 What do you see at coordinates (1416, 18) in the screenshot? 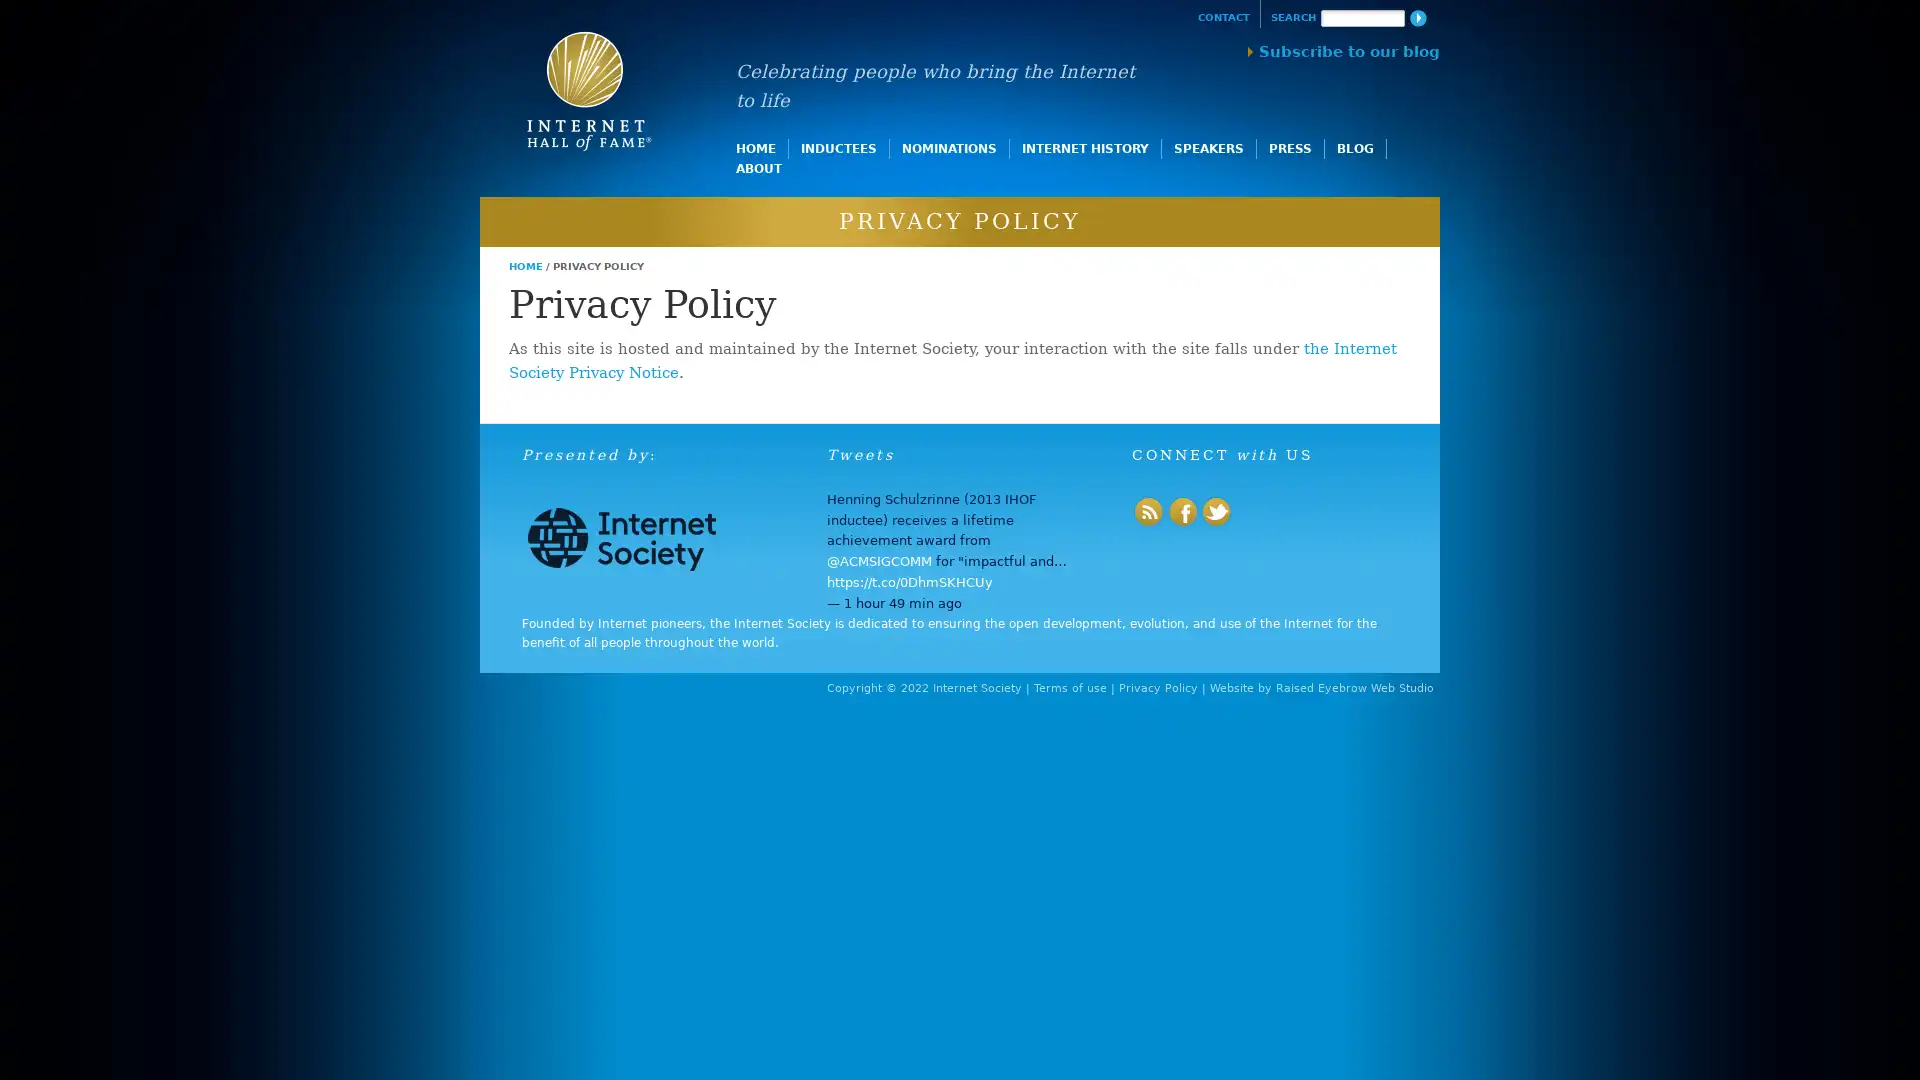
I see `Search` at bounding box center [1416, 18].